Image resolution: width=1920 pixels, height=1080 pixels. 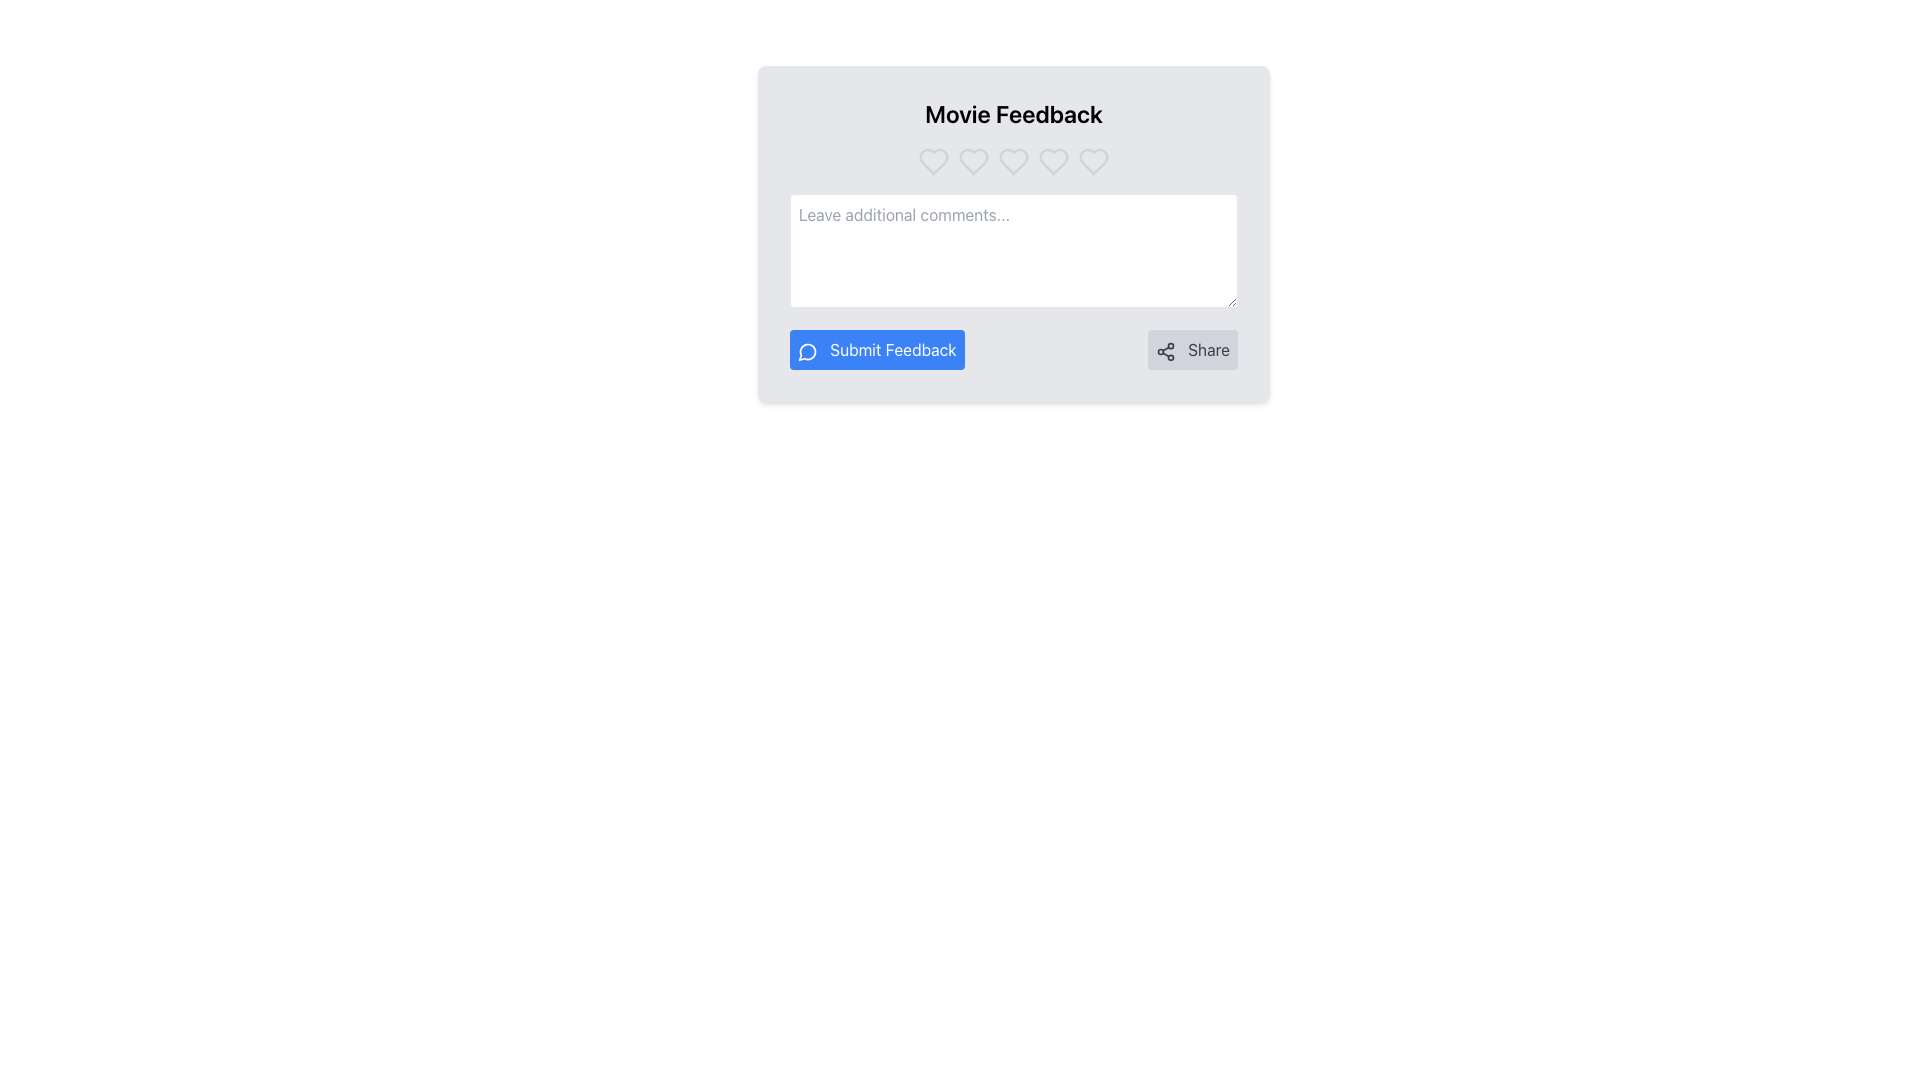 What do you see at coordinates (1192, 349) in the screenshot?
I see `the 'Share' button, which is a rectangular button with a light gray background, rounded corners, and the text 'Share' in dark gray, located in the bottom-right corner of the feedback form` at bounding box center [1192, 349].